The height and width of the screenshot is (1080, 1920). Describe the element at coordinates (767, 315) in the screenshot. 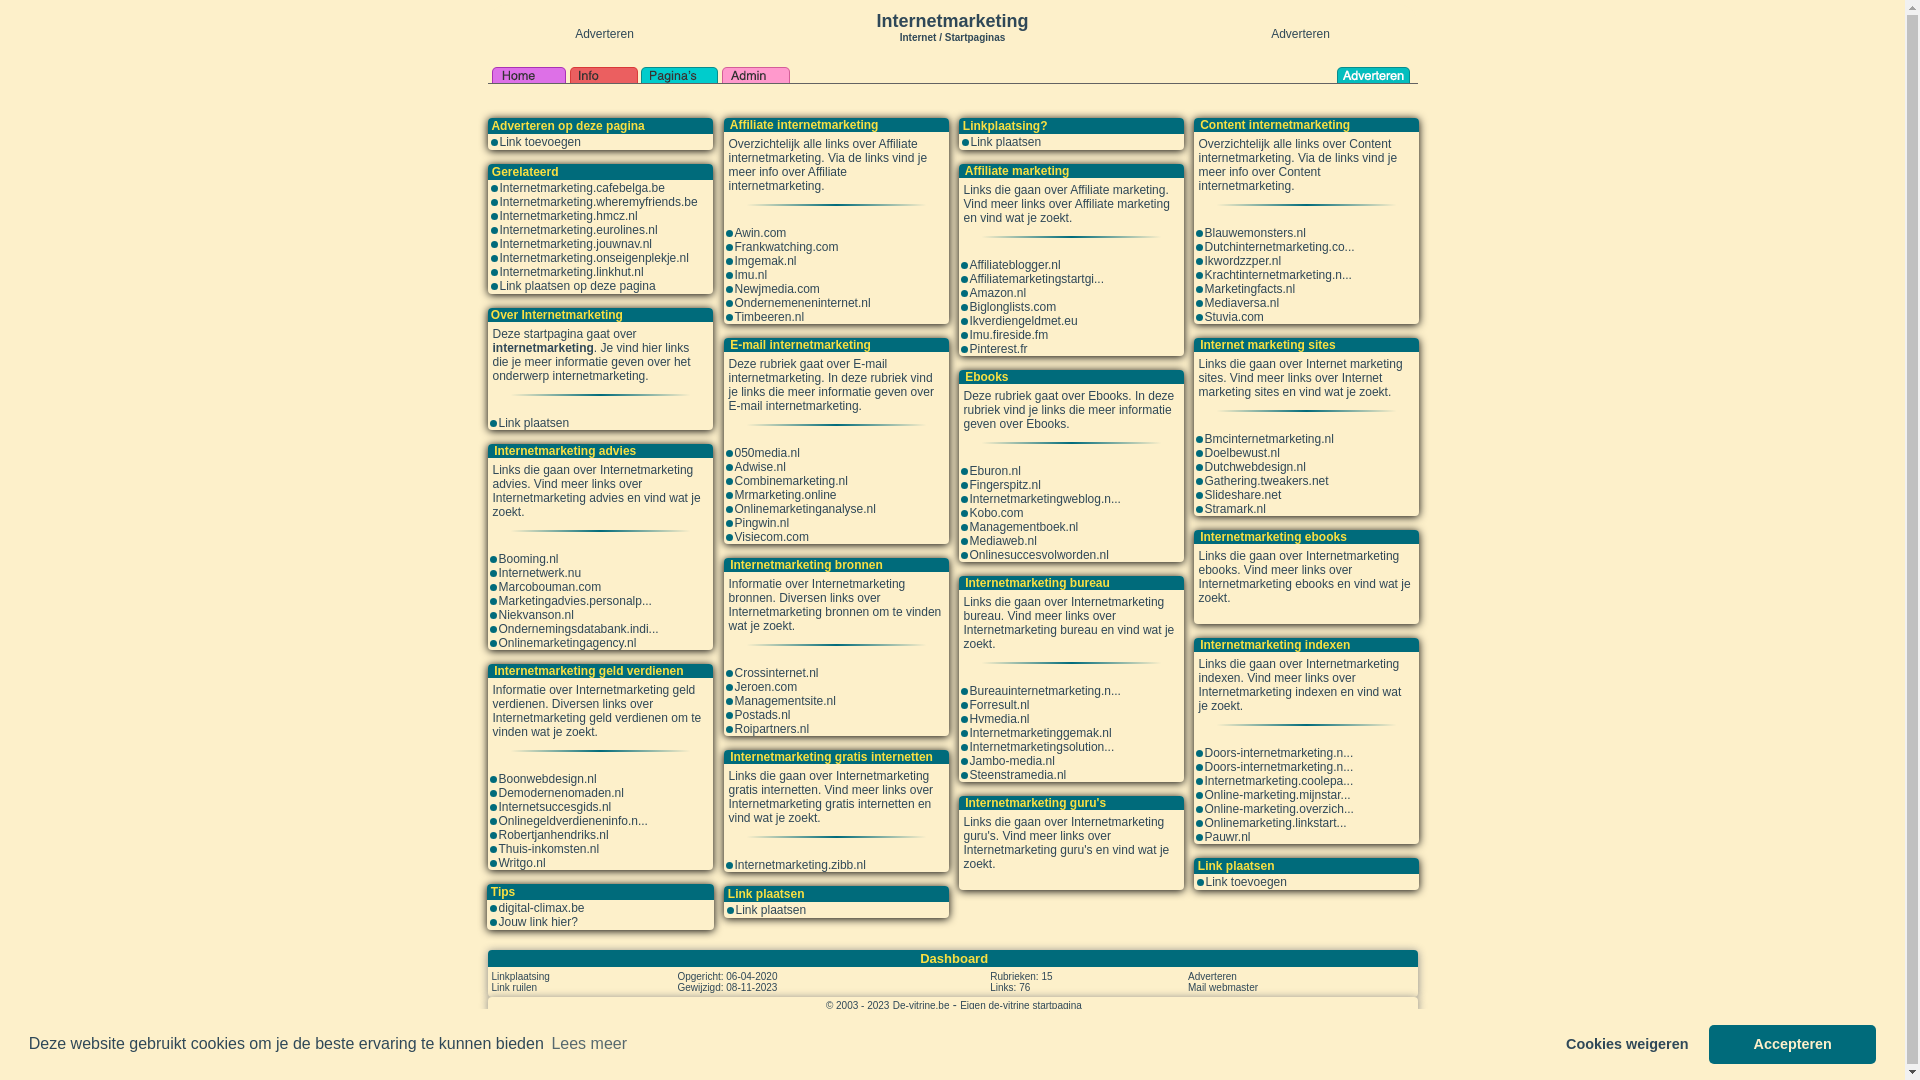

I see `'Timbeeren.nl'` at that location.